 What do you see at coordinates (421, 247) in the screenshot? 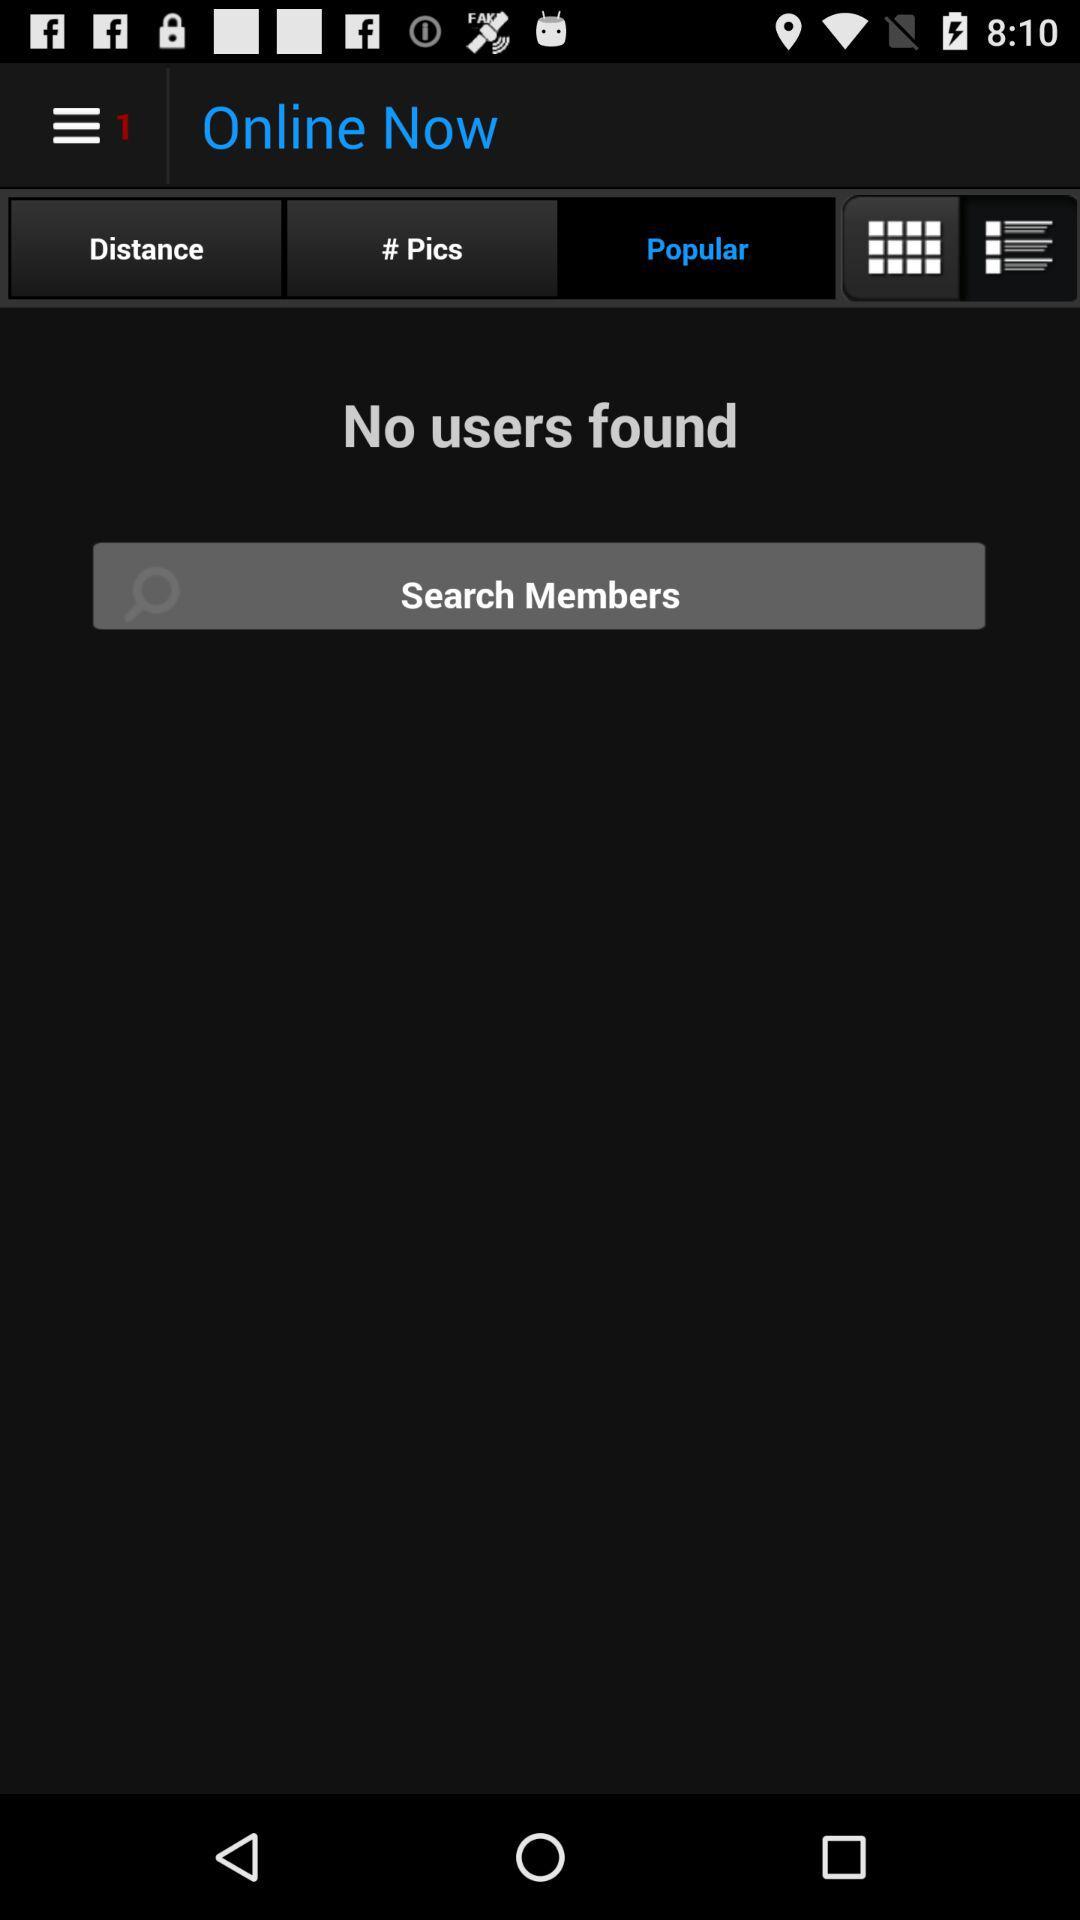
I see `icon to the right of the distance icon` at bounding box center [421, 247].